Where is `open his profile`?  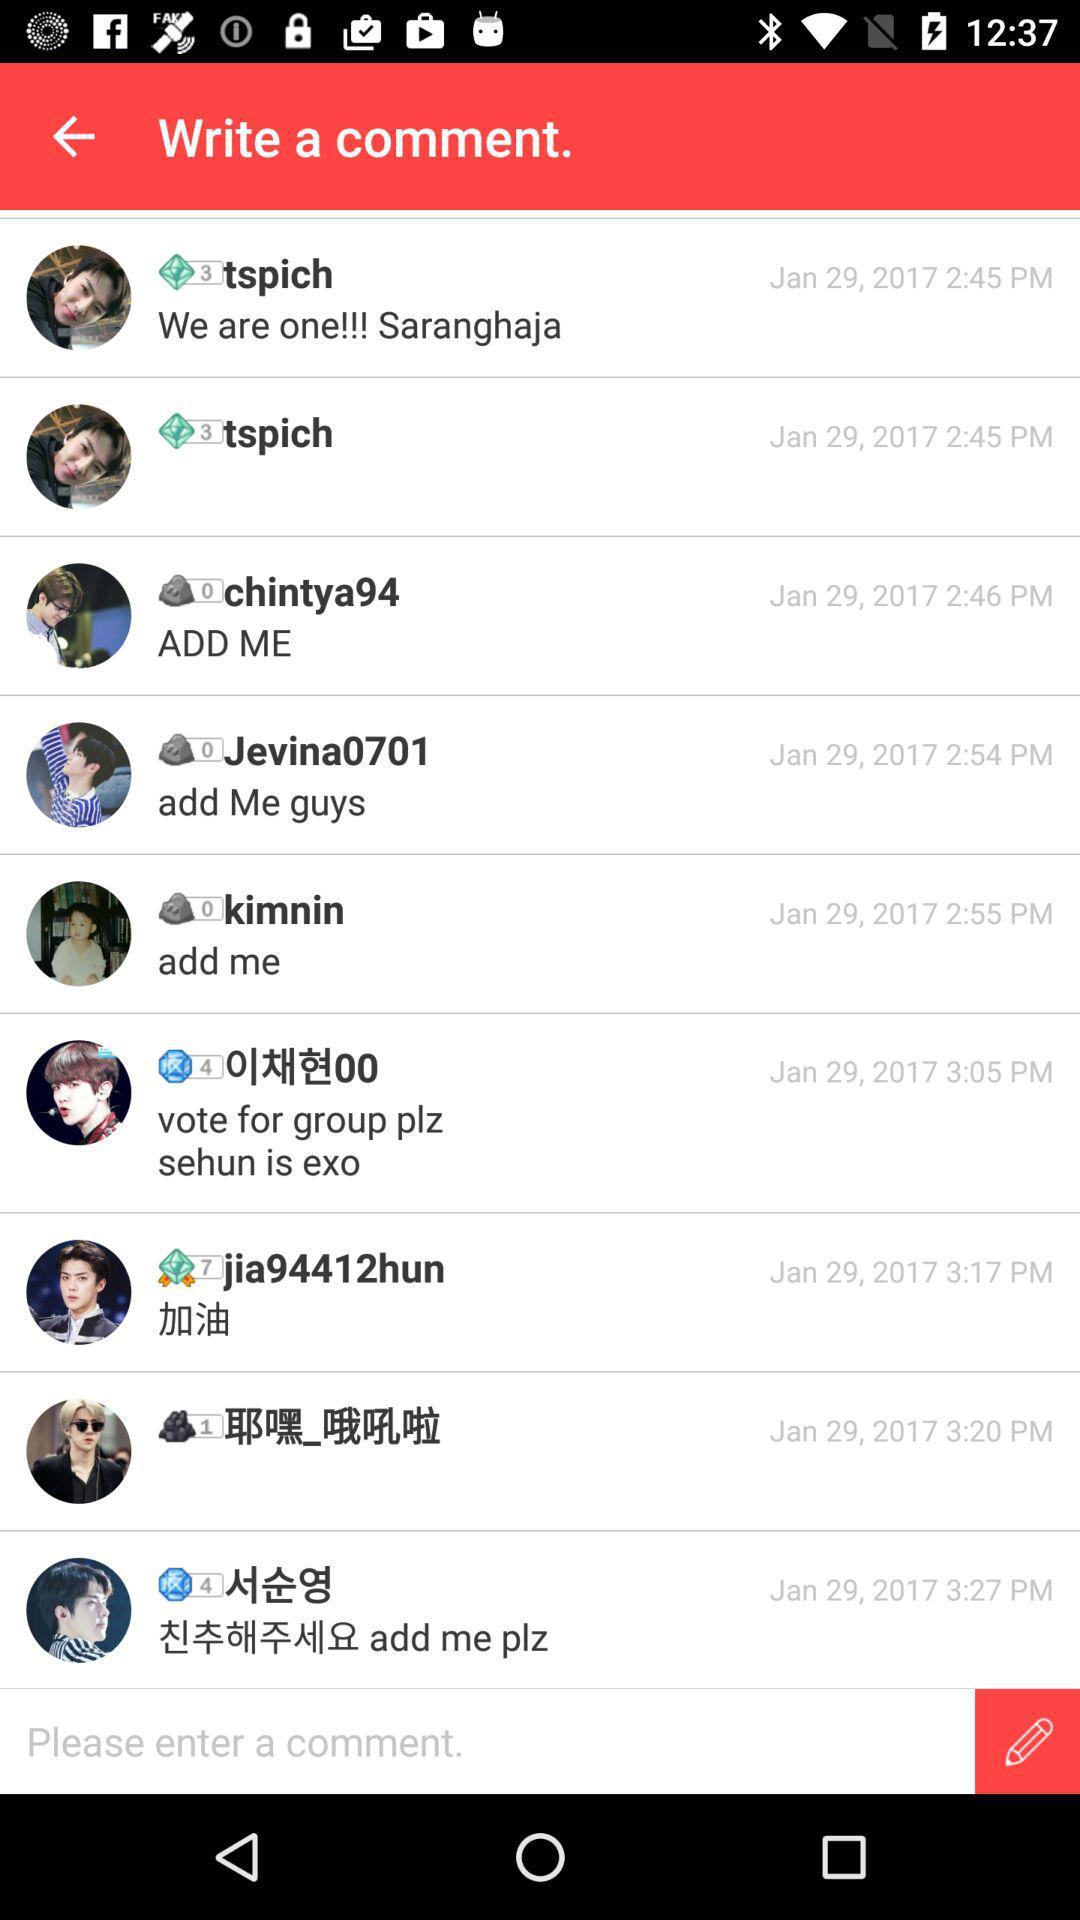
open his profile is located at coordinates (77, 932).